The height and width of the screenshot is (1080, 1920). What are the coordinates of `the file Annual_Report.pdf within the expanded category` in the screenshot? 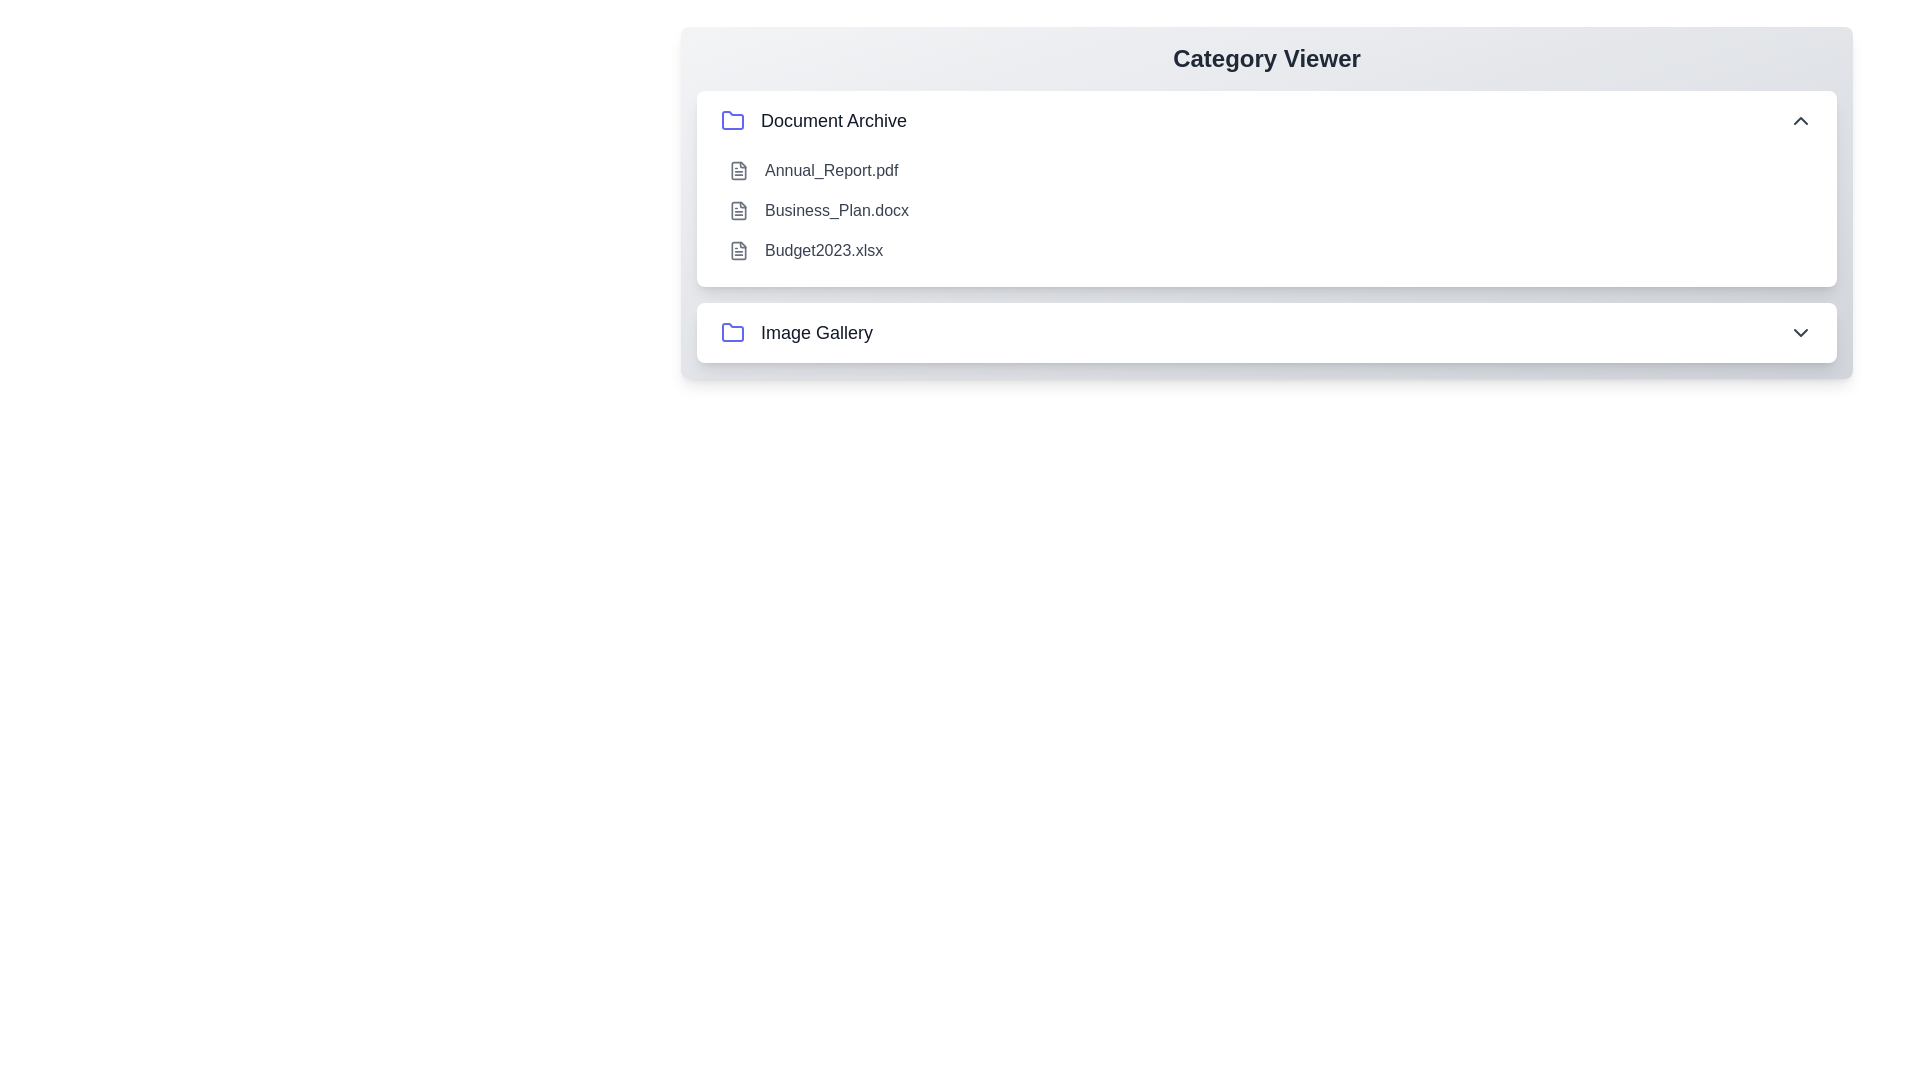 It's located at (738, 169).